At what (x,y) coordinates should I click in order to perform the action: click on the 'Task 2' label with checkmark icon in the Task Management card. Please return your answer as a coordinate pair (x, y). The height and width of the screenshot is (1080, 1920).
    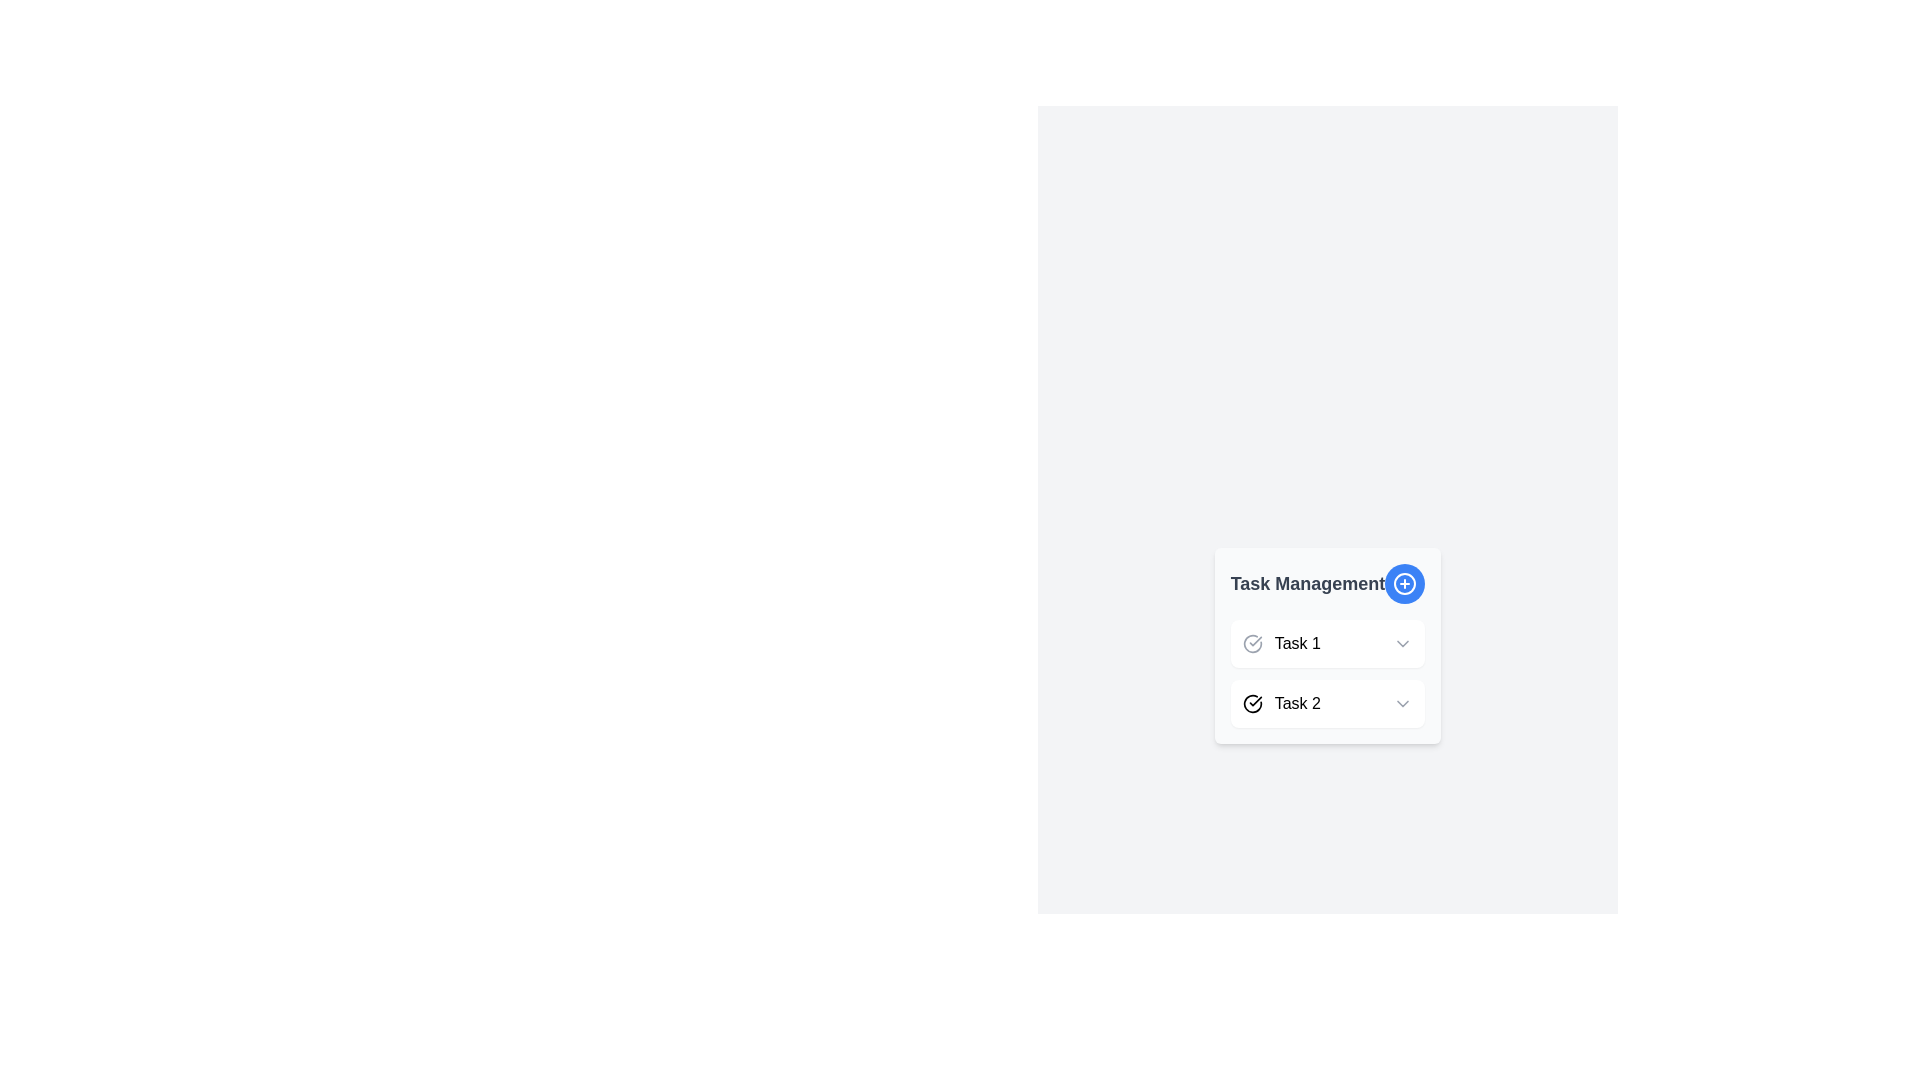
    Looking at the image, I should click on (1281, 703).